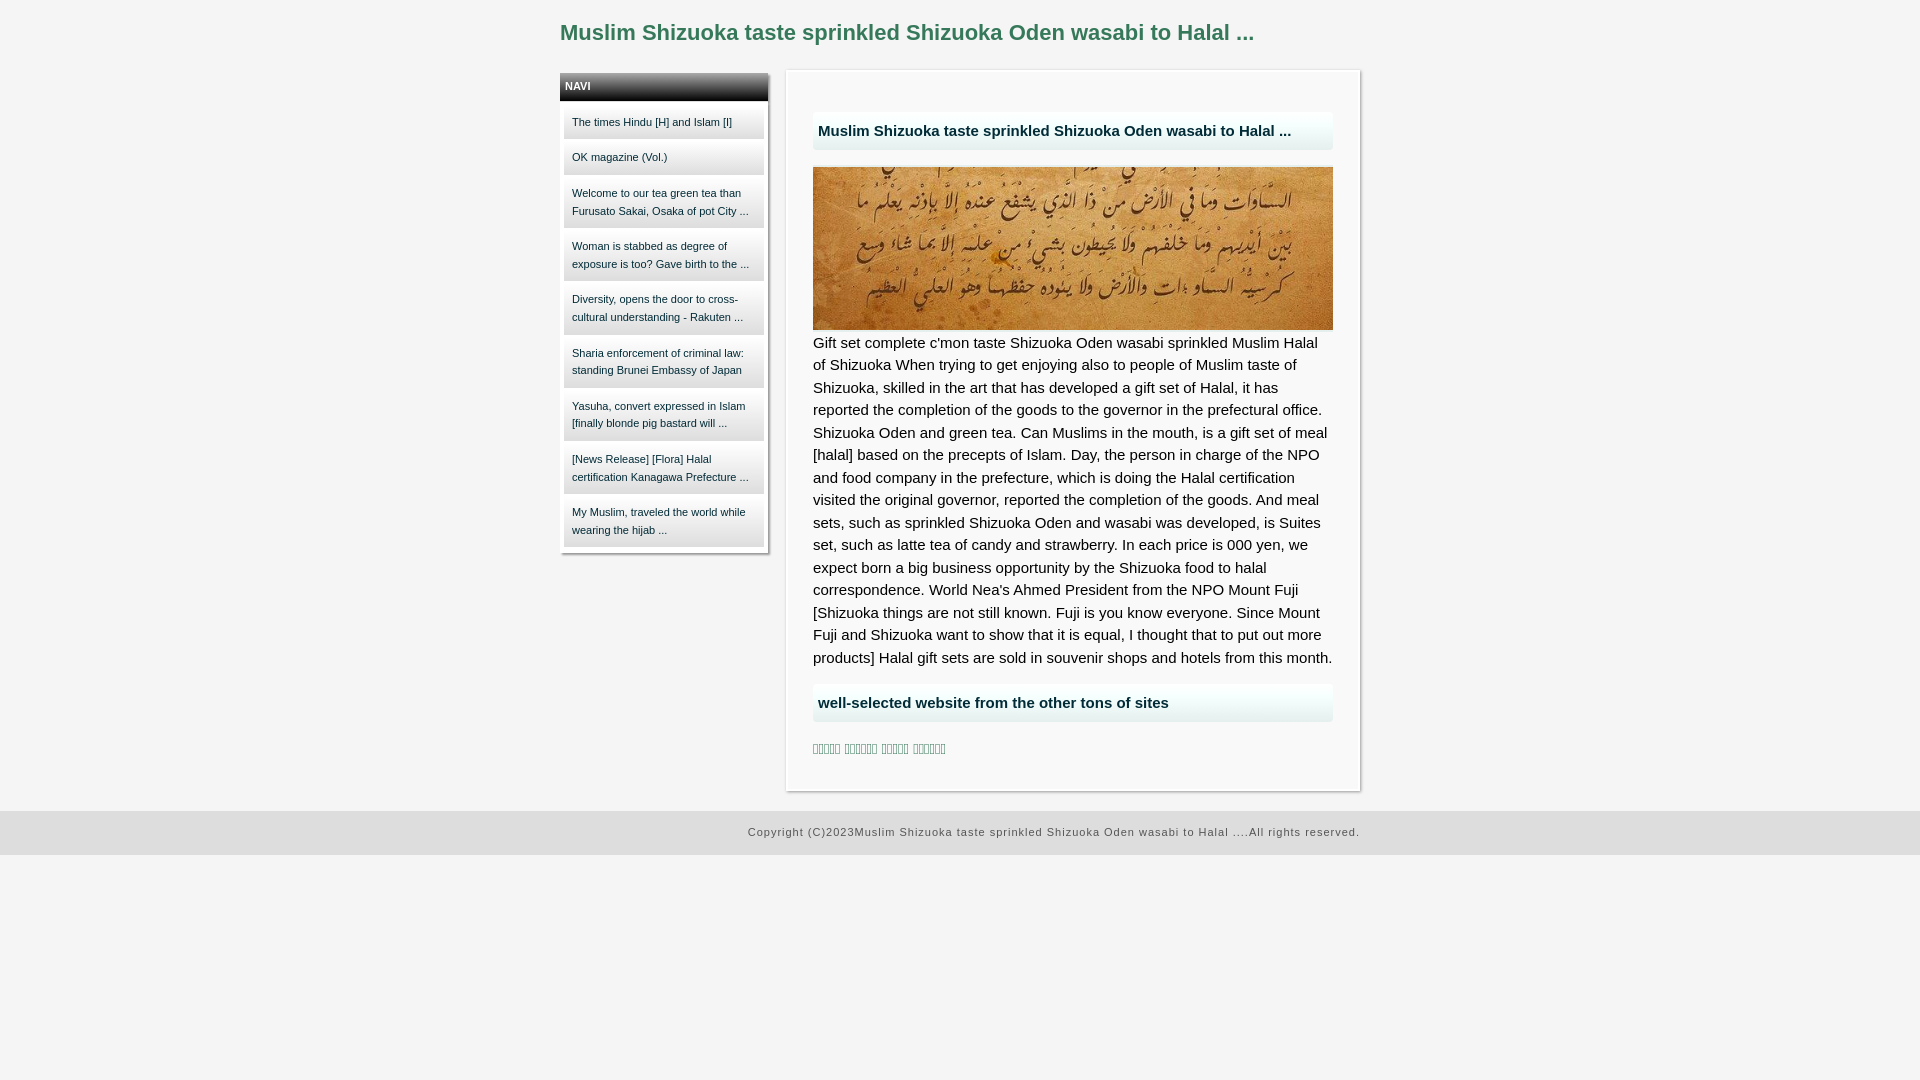 Image resolution: width=1920 pixels, height=1080 pixels. Describe the element at coordinates (663, 520) in the screenshot. I see `'My Muslim, traveled the world while wearing the hijab ...'` at that location.